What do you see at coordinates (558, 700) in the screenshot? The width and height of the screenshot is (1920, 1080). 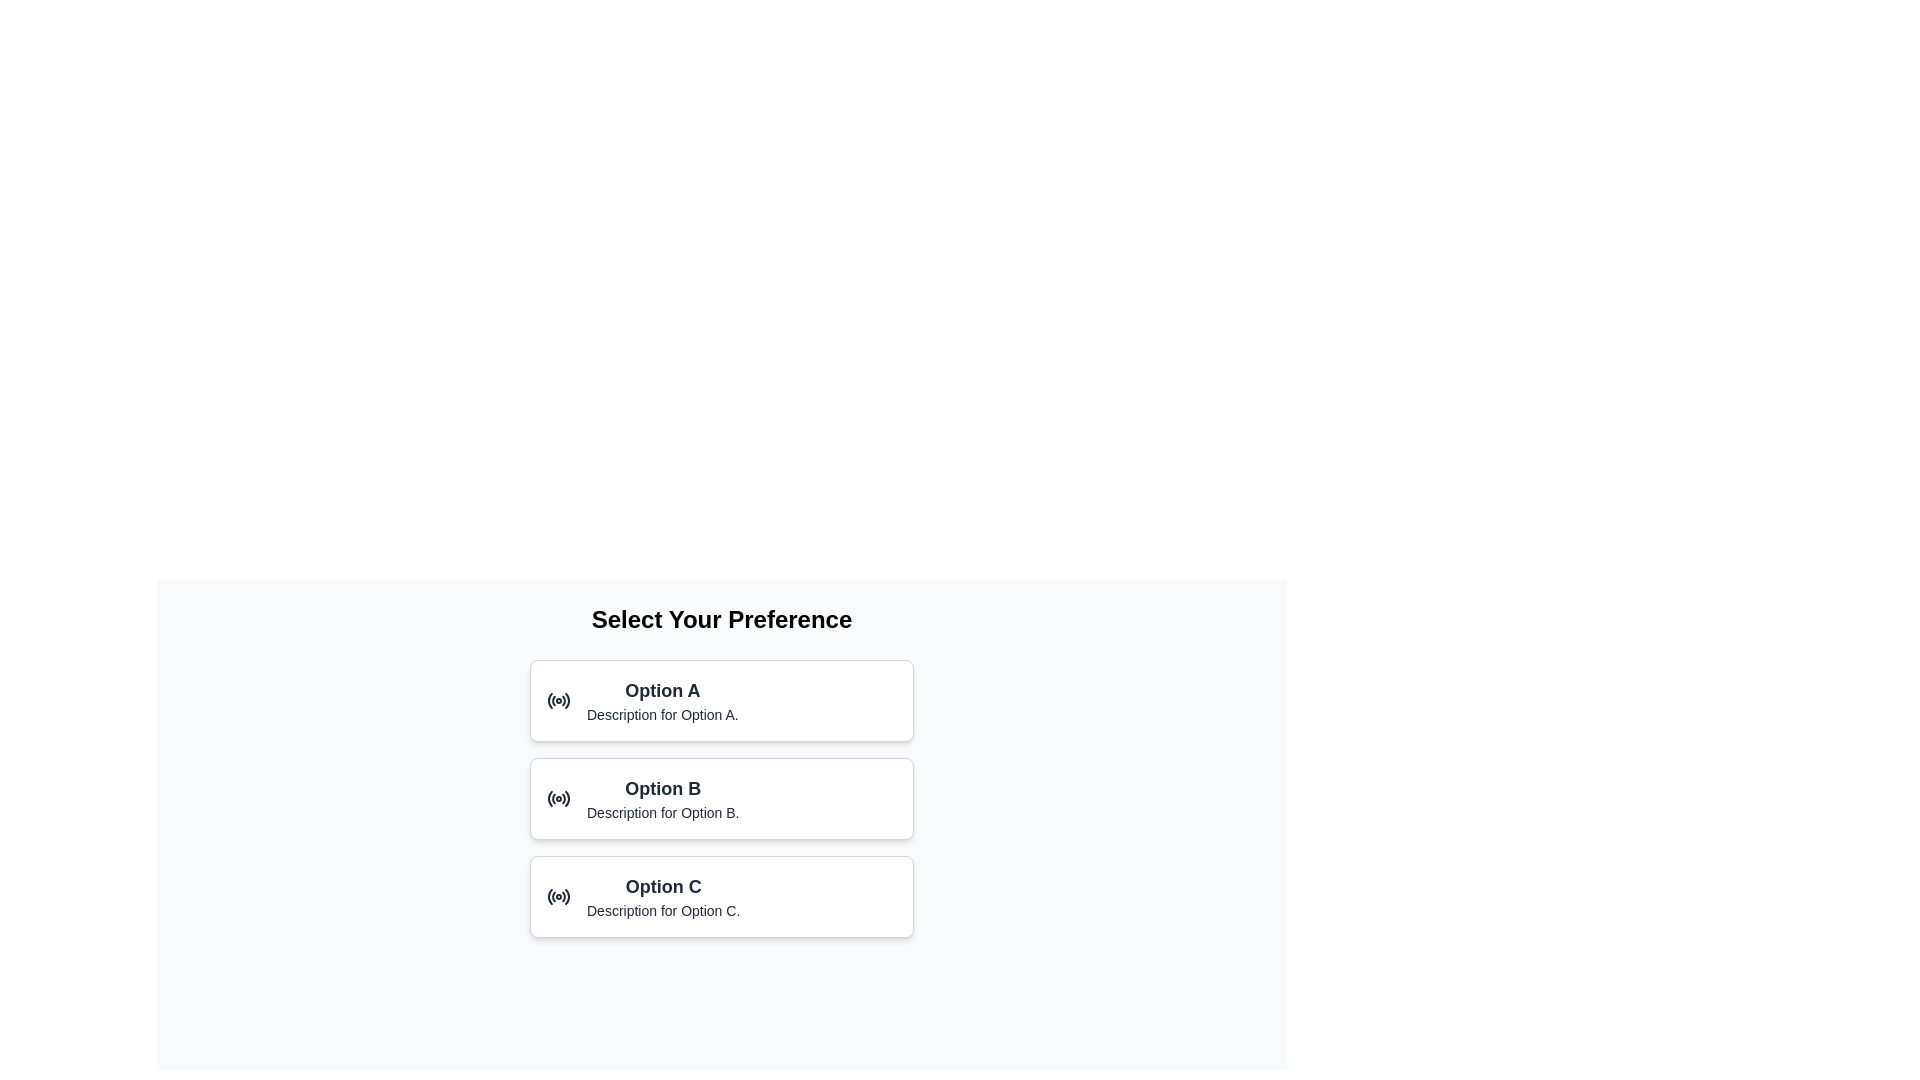 I see `the 'Option A' radio button to enable keyboard interaction` at bounding box center [558, 700].